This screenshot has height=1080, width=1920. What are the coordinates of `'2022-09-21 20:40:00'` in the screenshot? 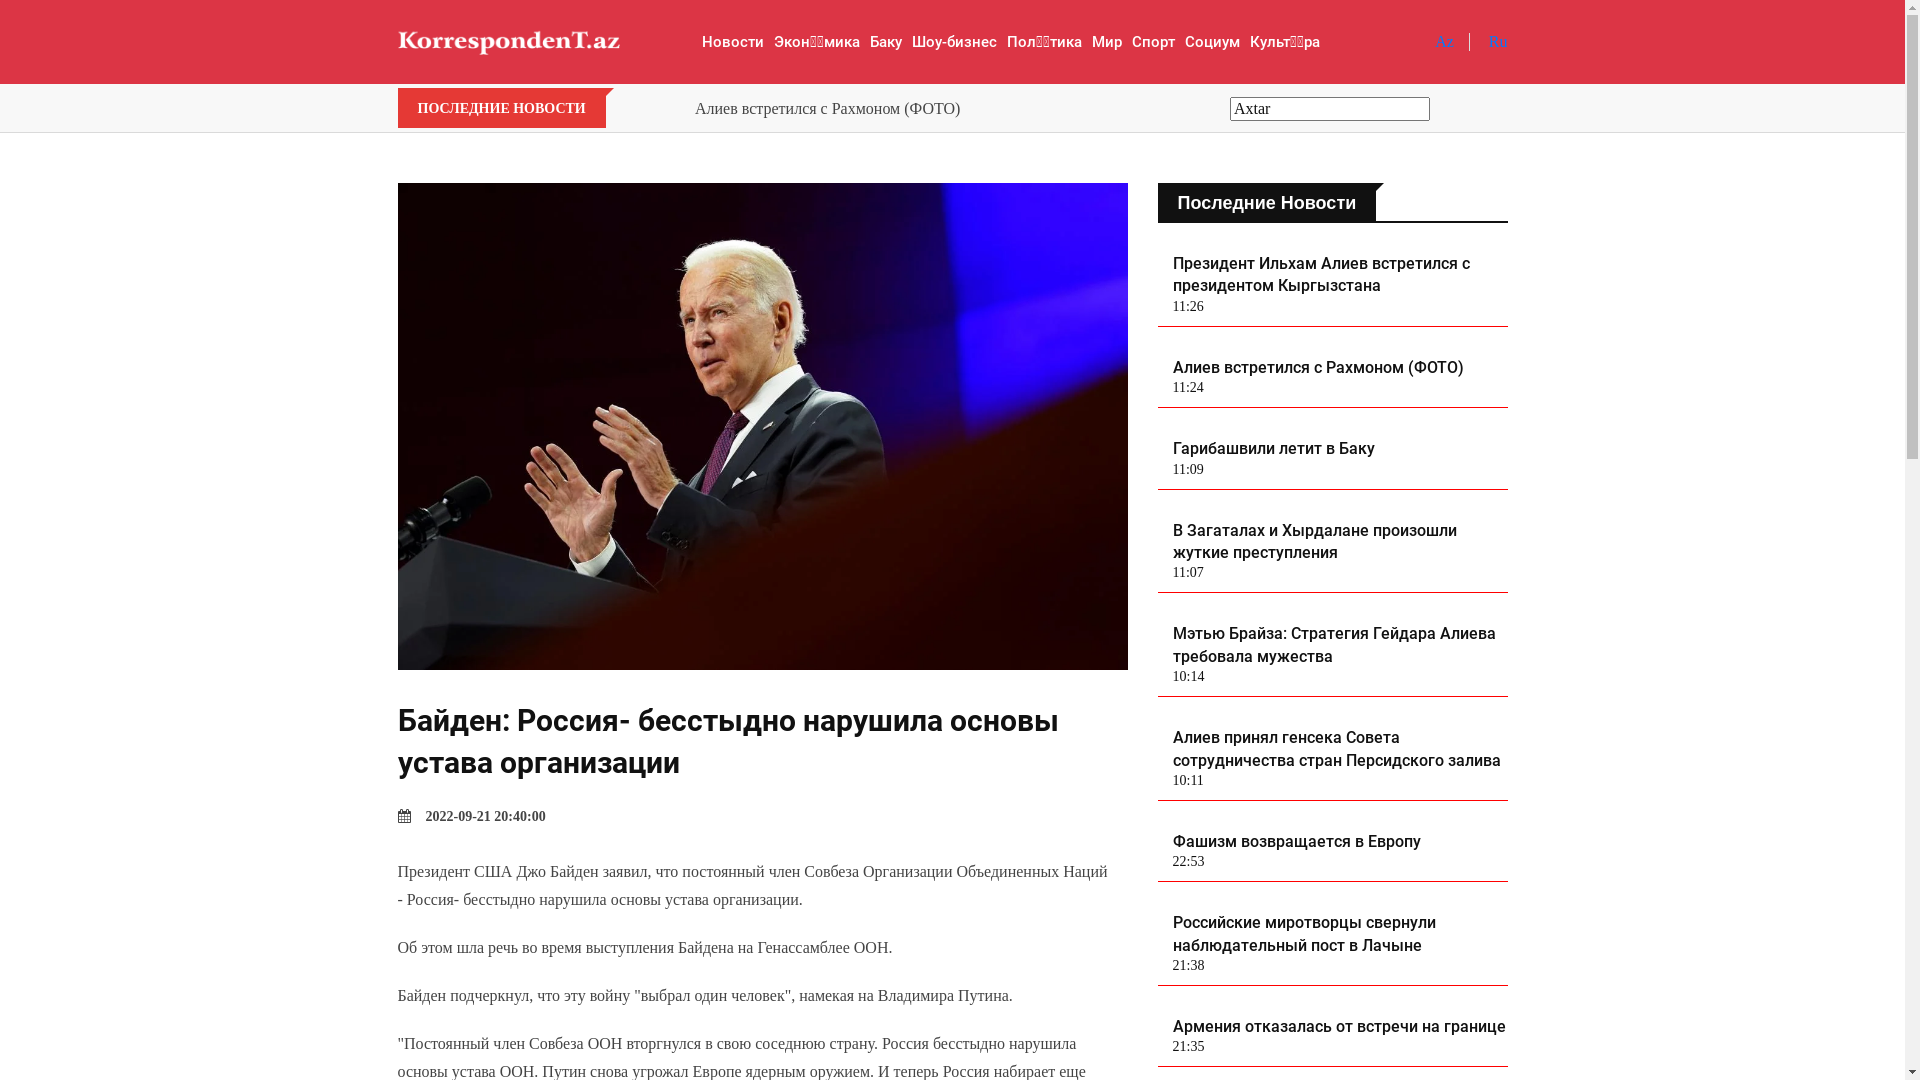 It's located at (398, 816).